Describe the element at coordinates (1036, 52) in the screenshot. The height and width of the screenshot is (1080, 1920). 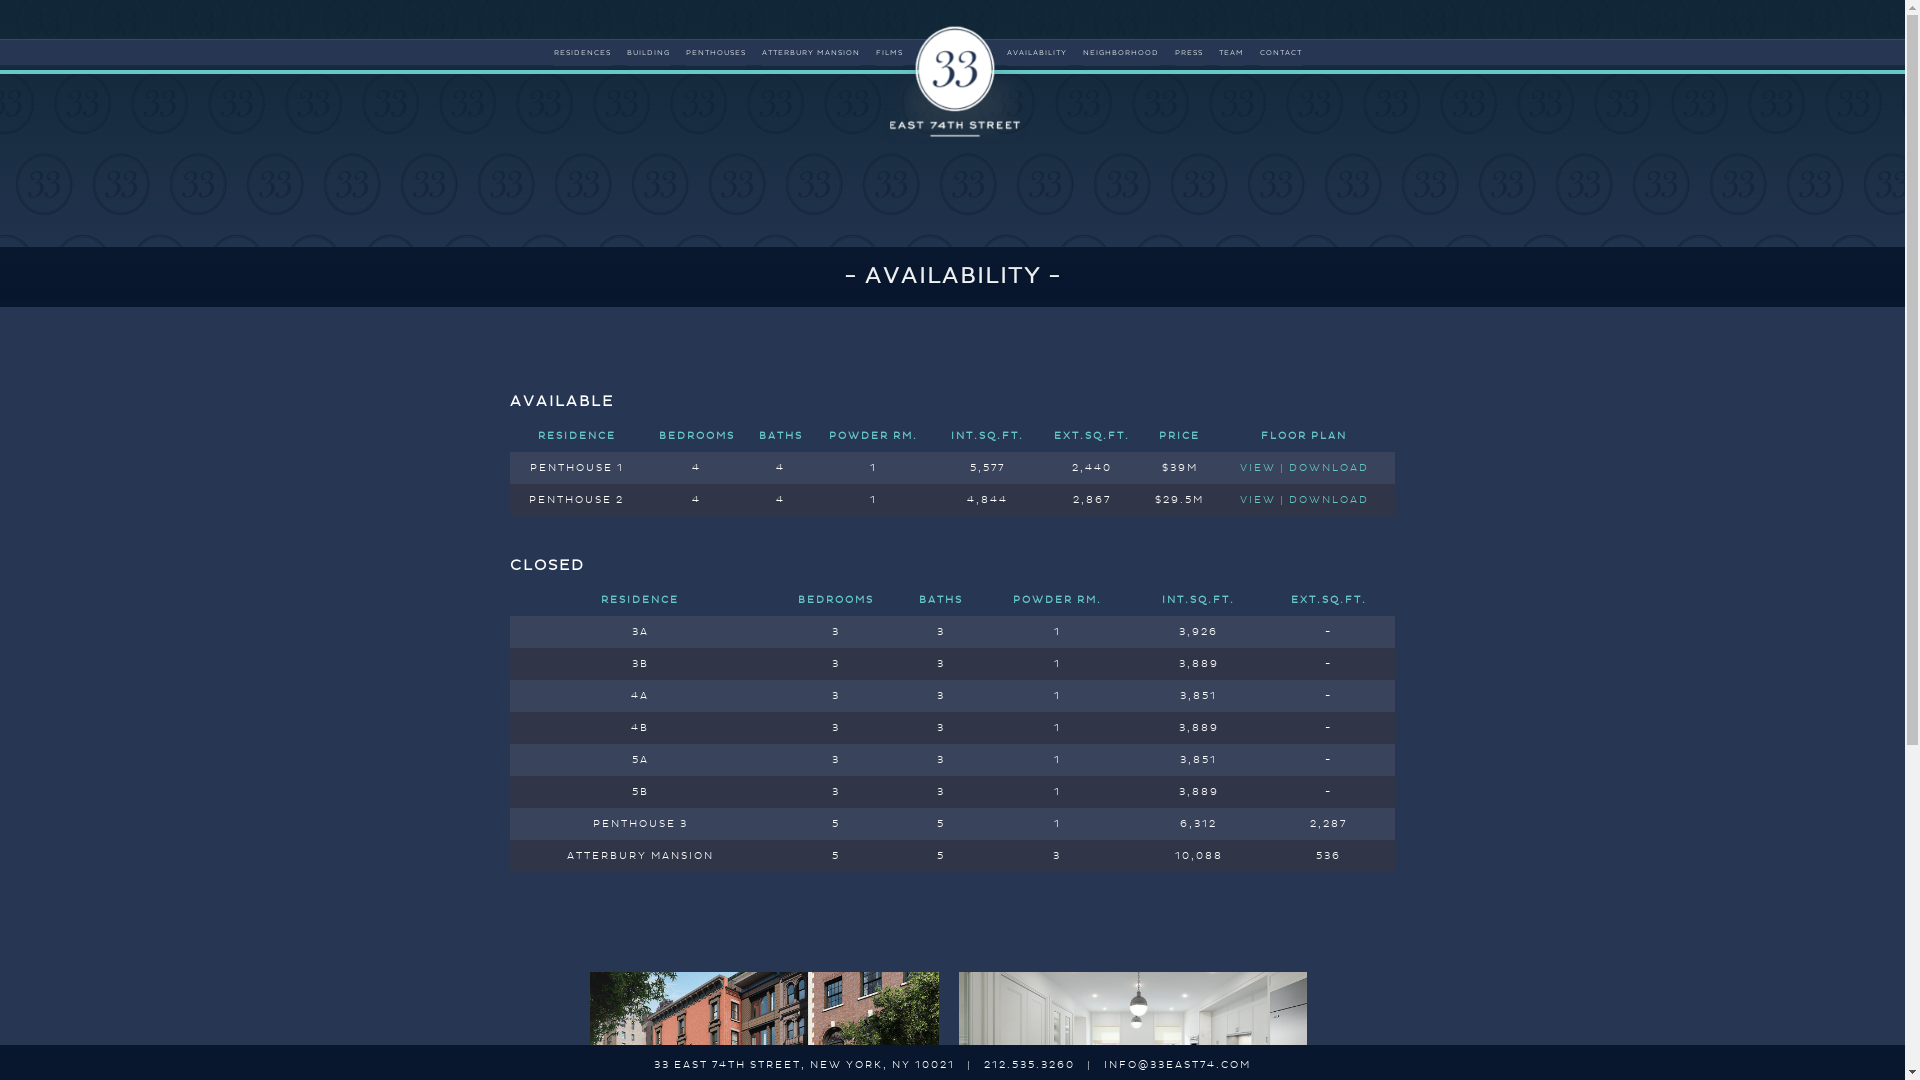
I see `'AVAILABILITY'` at that location.